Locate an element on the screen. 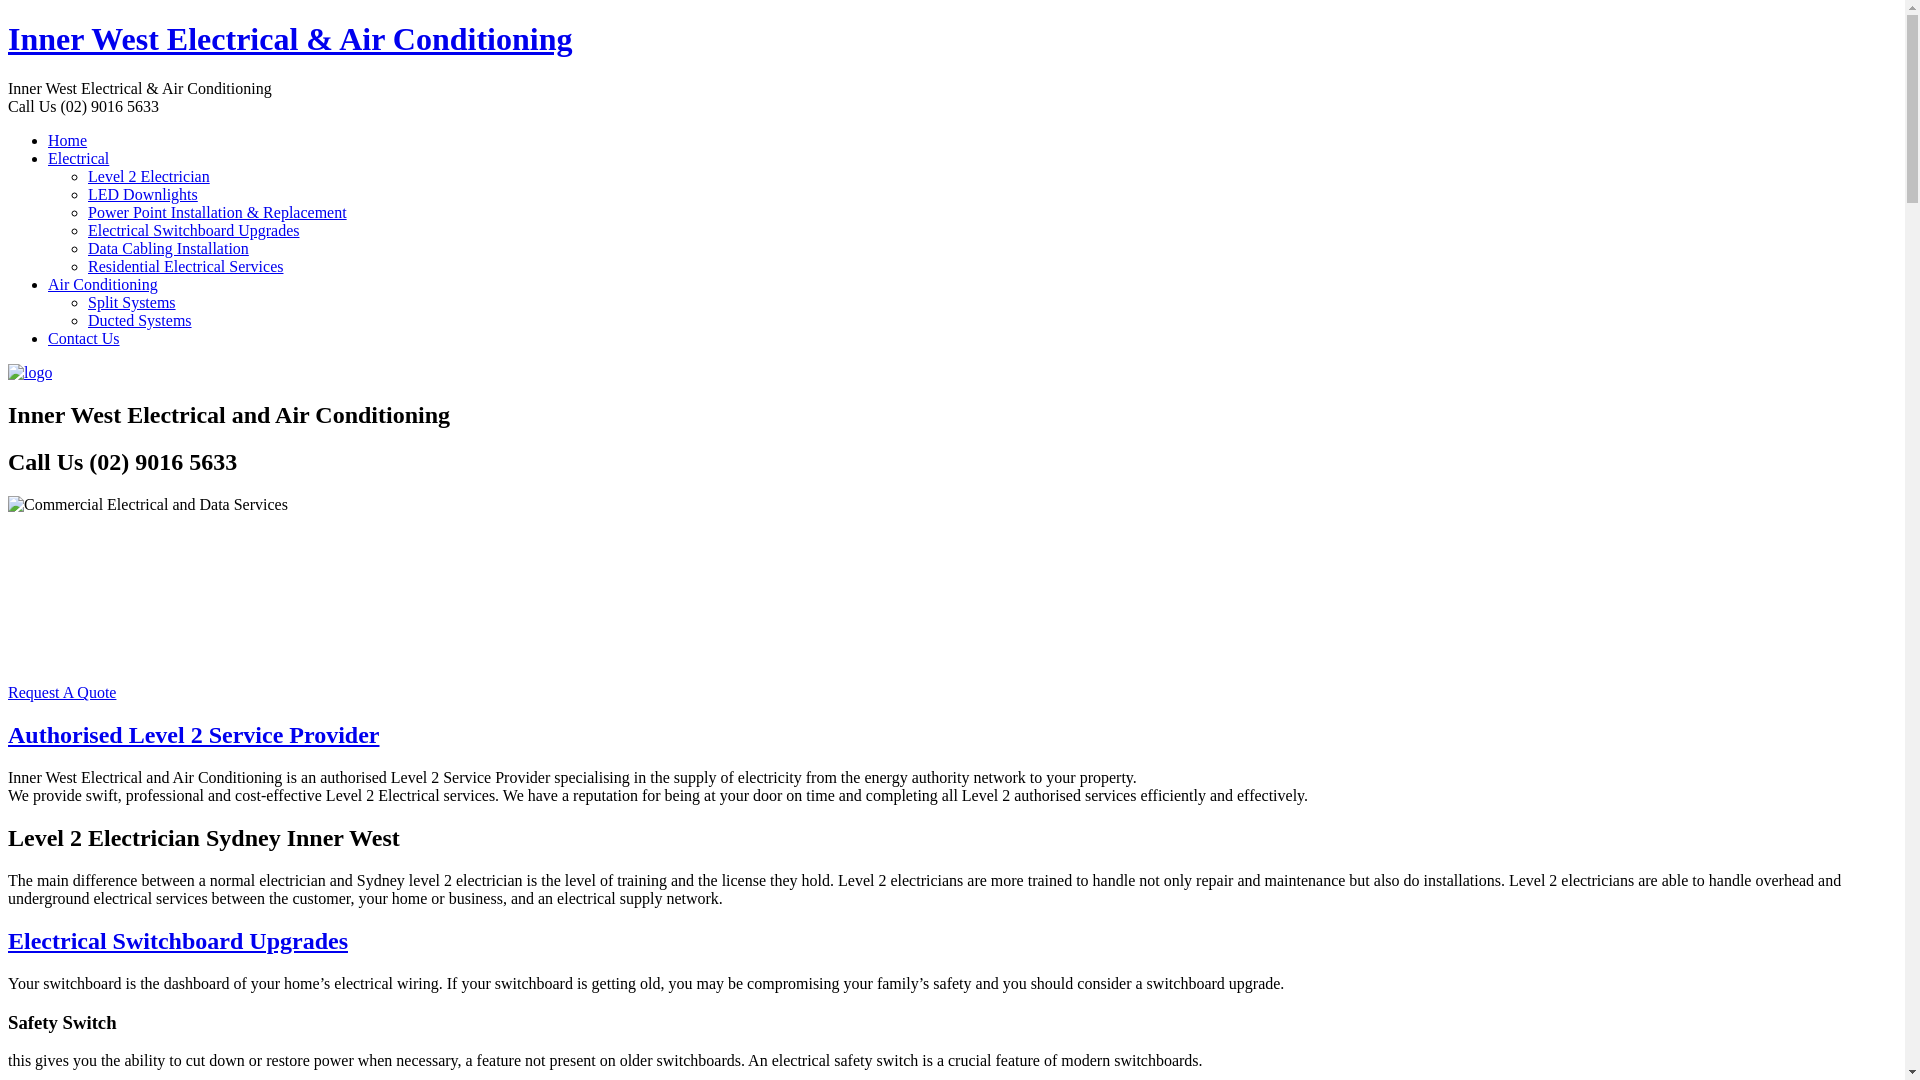 This screenshot has height=1080, width=1920. 'Air Conditioning' is located at coordinates (101, 284).